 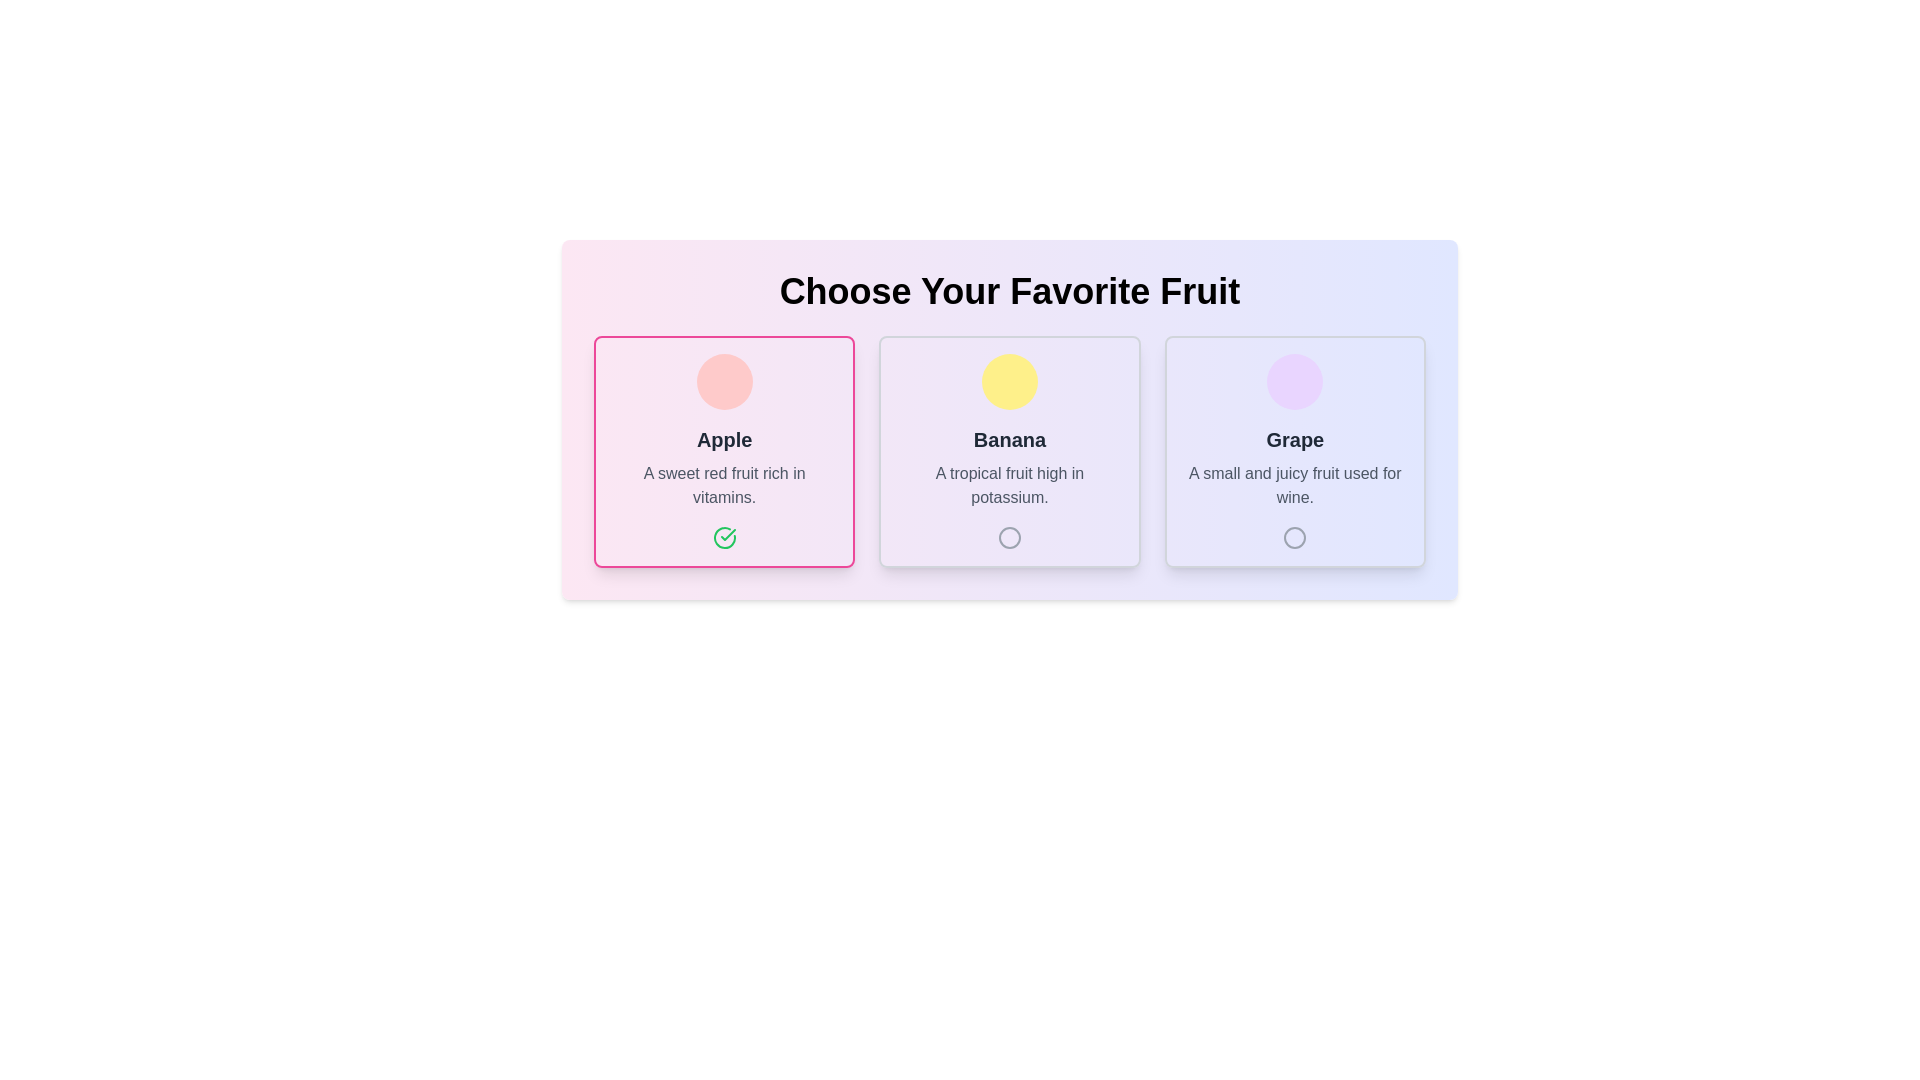 I want to click on the Header text element that introduces the section, clarifying the purpose of the options below, to trigger possible UI effects, so click(x=1009, y=292).